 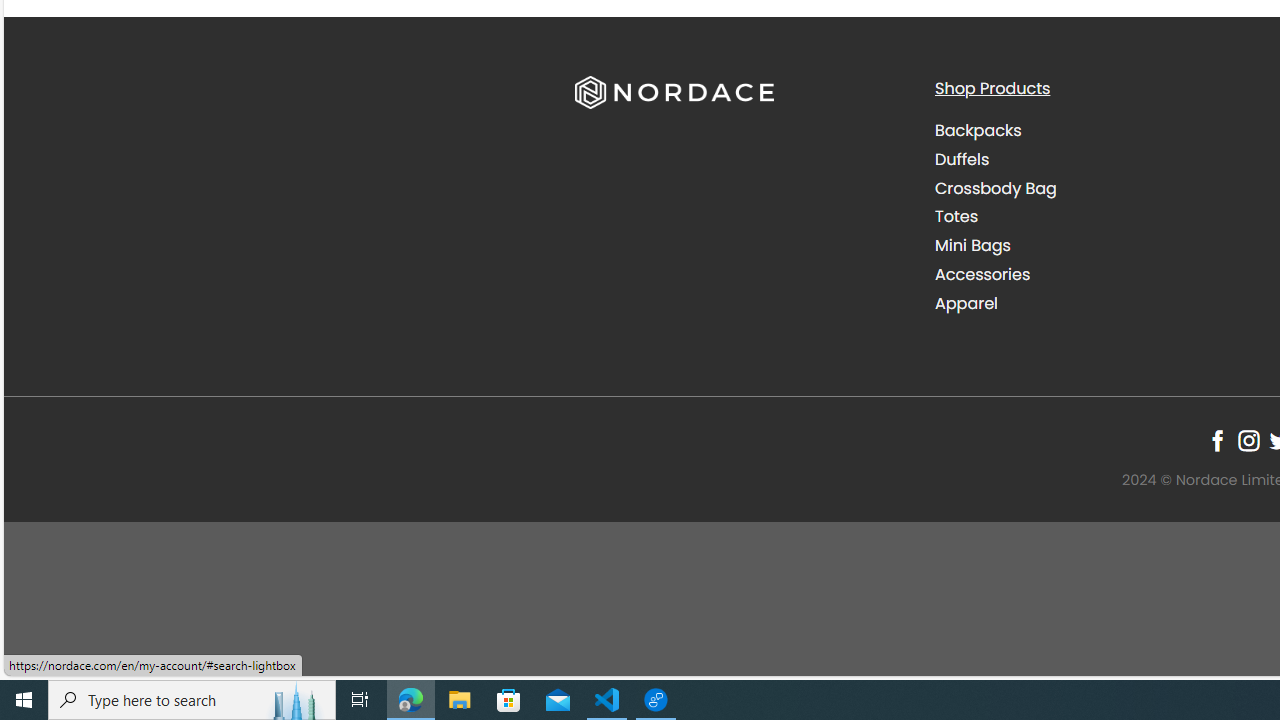 I want to click on 'Apparel', so click(x=966, y=303).